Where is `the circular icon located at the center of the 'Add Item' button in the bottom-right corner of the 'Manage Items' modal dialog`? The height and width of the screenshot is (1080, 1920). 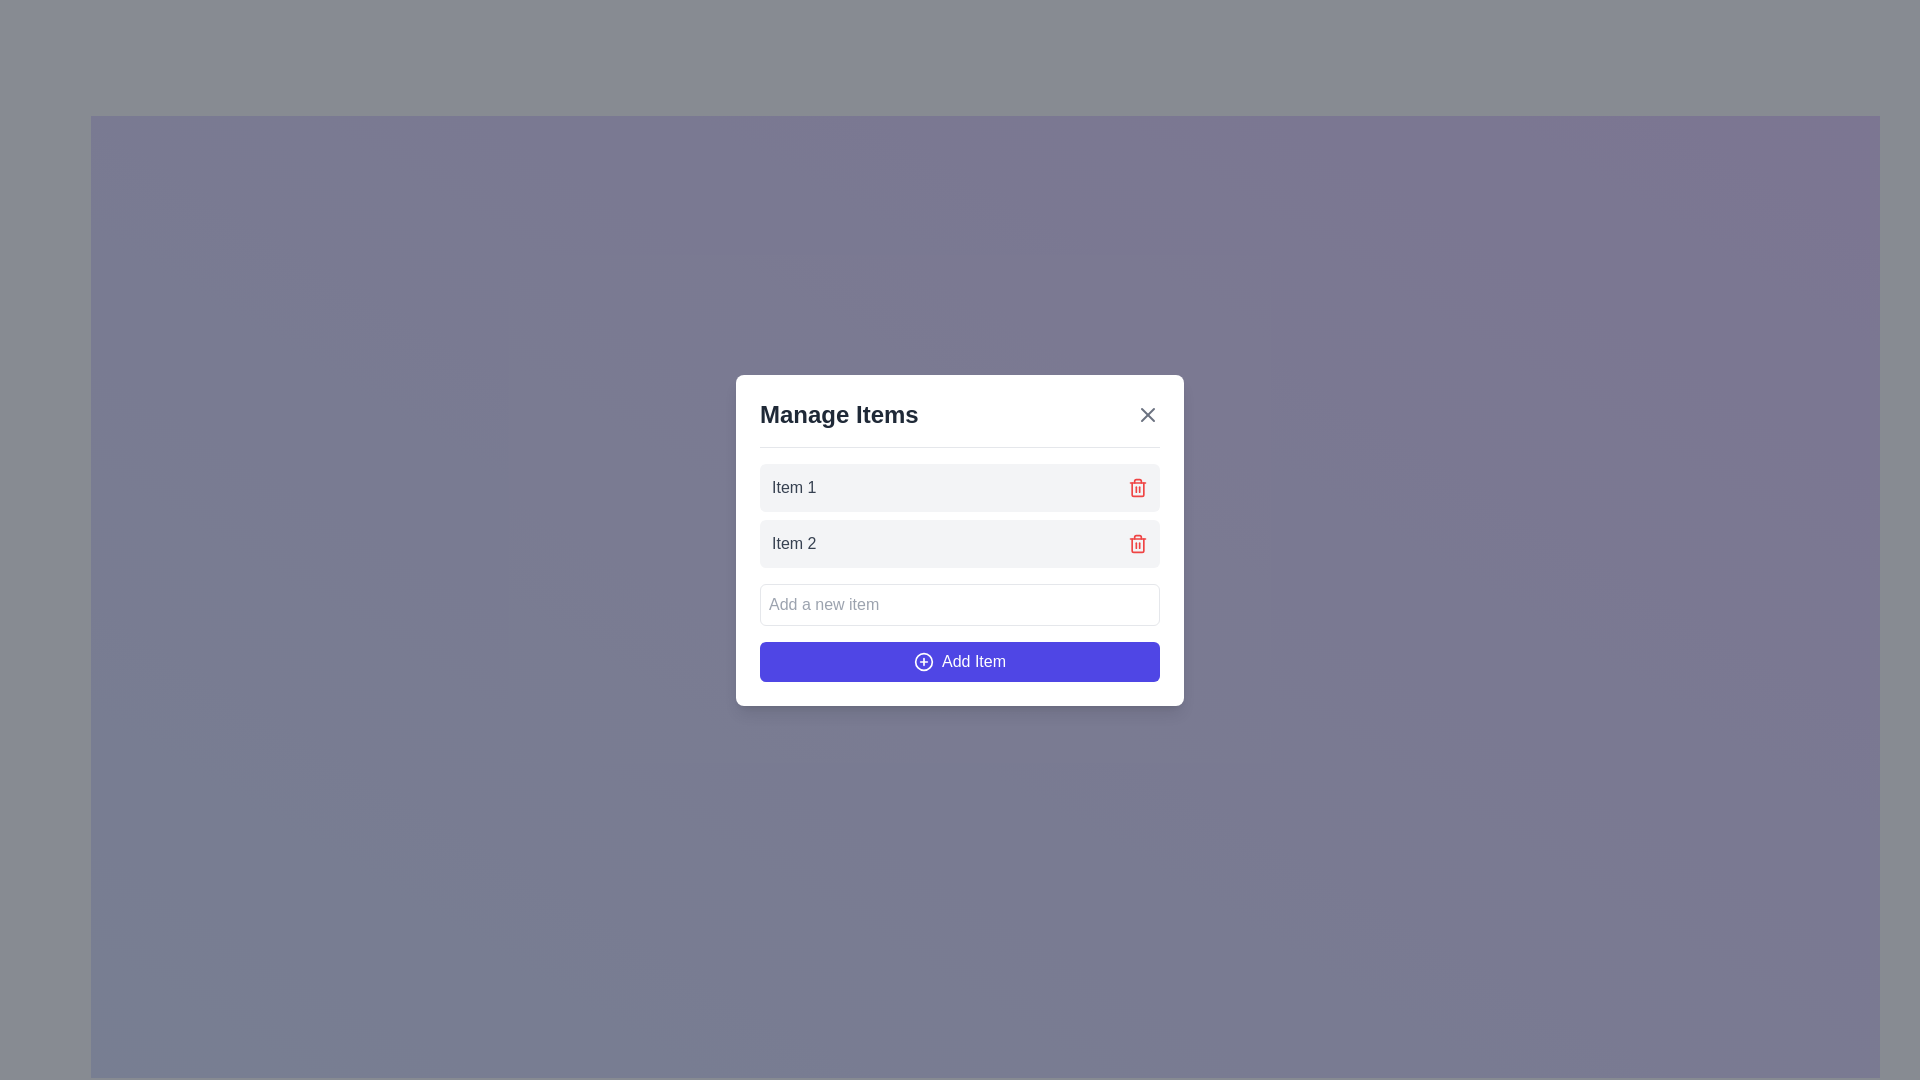 the circular icon located at the center of the 'Add Item' button in the bottom-right corner of the 'Manage Items' modal dialog is located at coordinates (922, 661).